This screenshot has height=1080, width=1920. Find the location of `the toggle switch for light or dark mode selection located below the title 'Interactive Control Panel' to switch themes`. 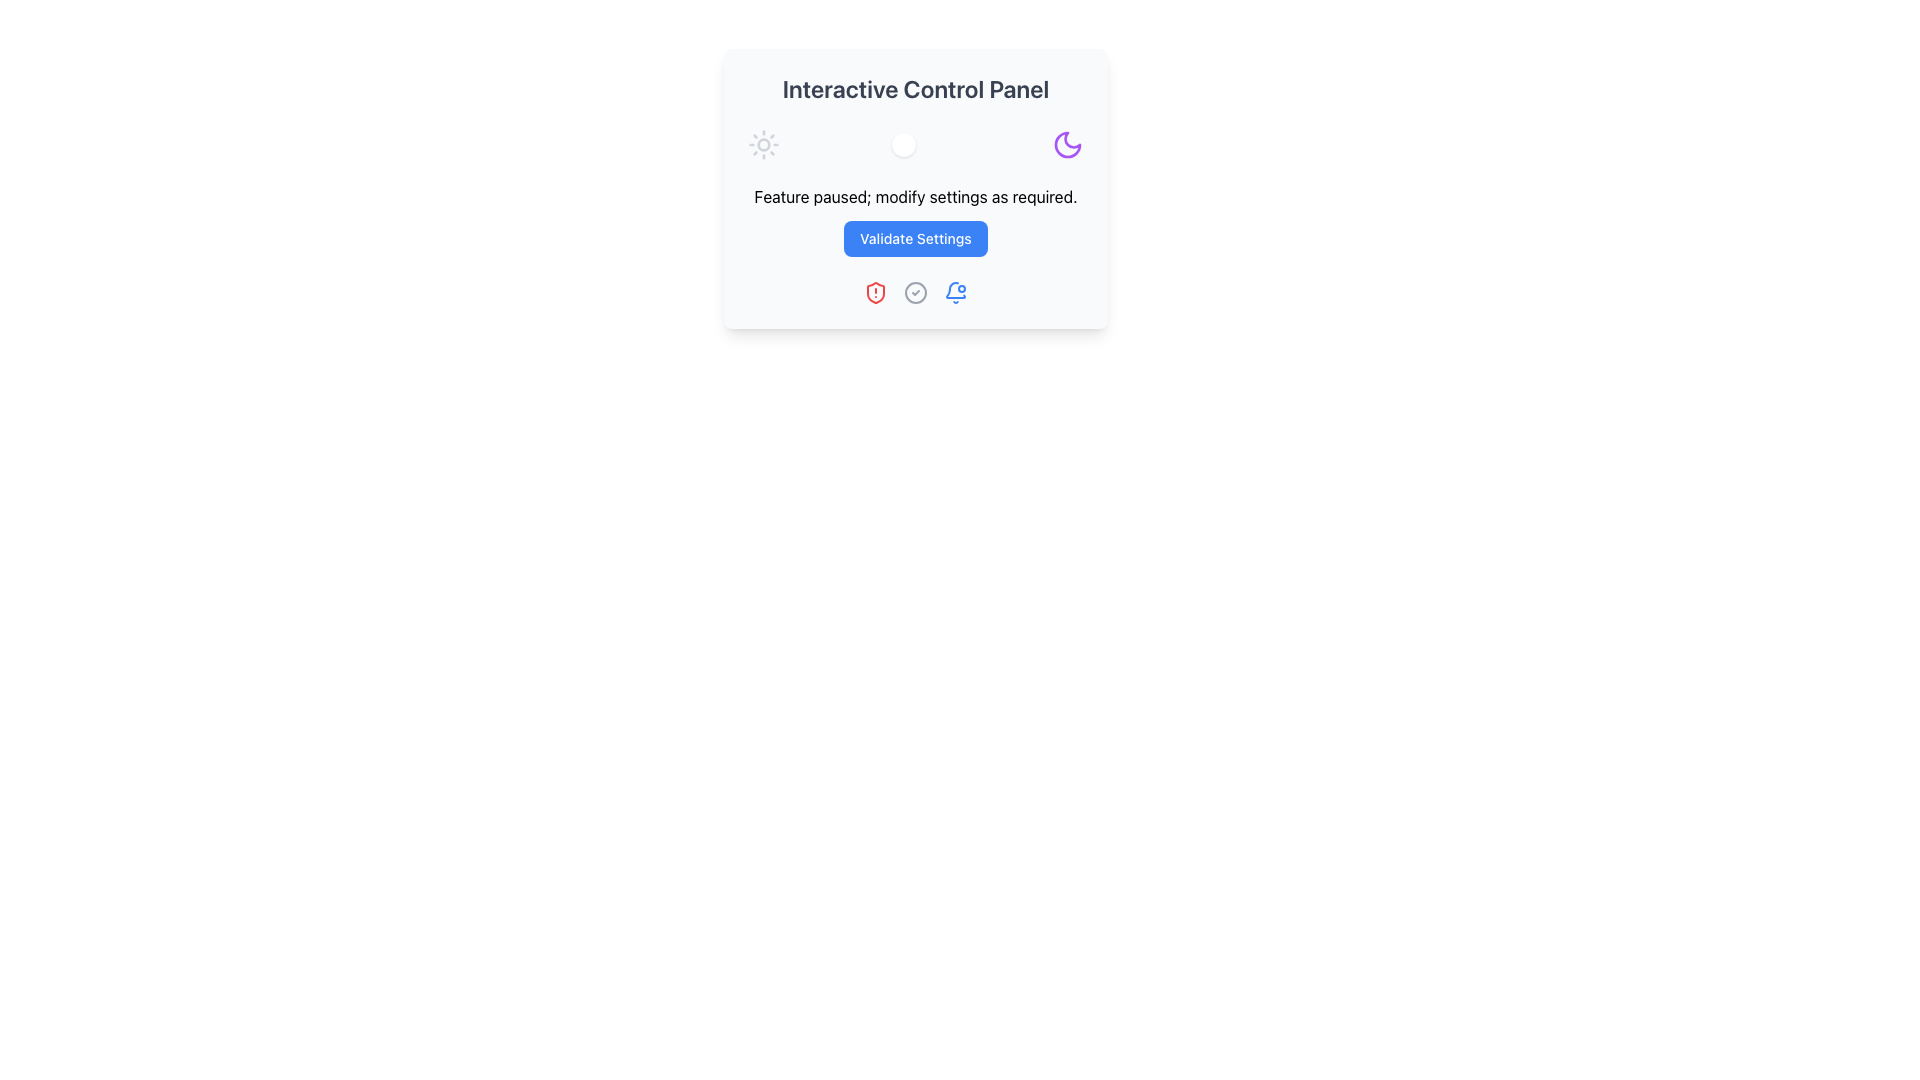

the toggle switch for light or dark mode selection located below the title 'Interactive Control Panel' to switch themes is located at coordinates (915, 144).